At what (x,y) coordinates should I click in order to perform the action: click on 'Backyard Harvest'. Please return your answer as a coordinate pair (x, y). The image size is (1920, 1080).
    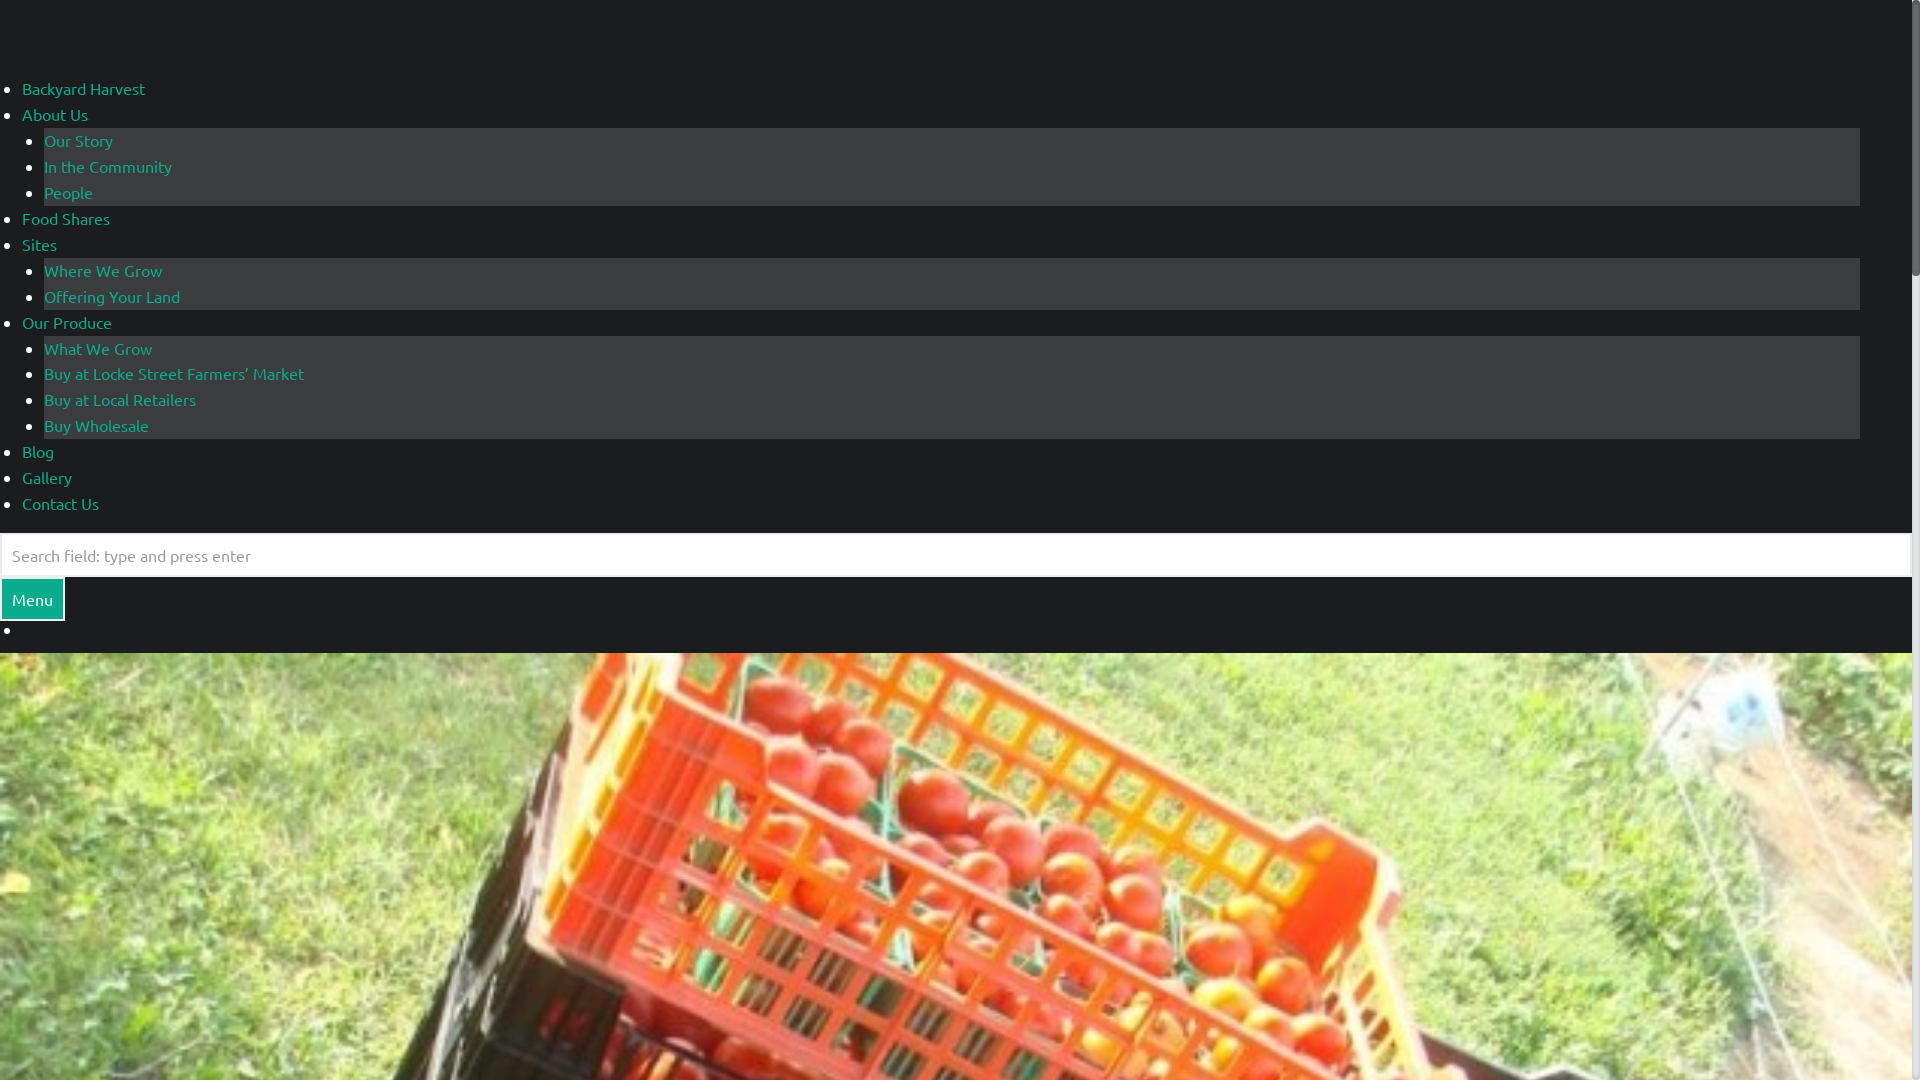
    Looking at the image, I should click on (82, 87).